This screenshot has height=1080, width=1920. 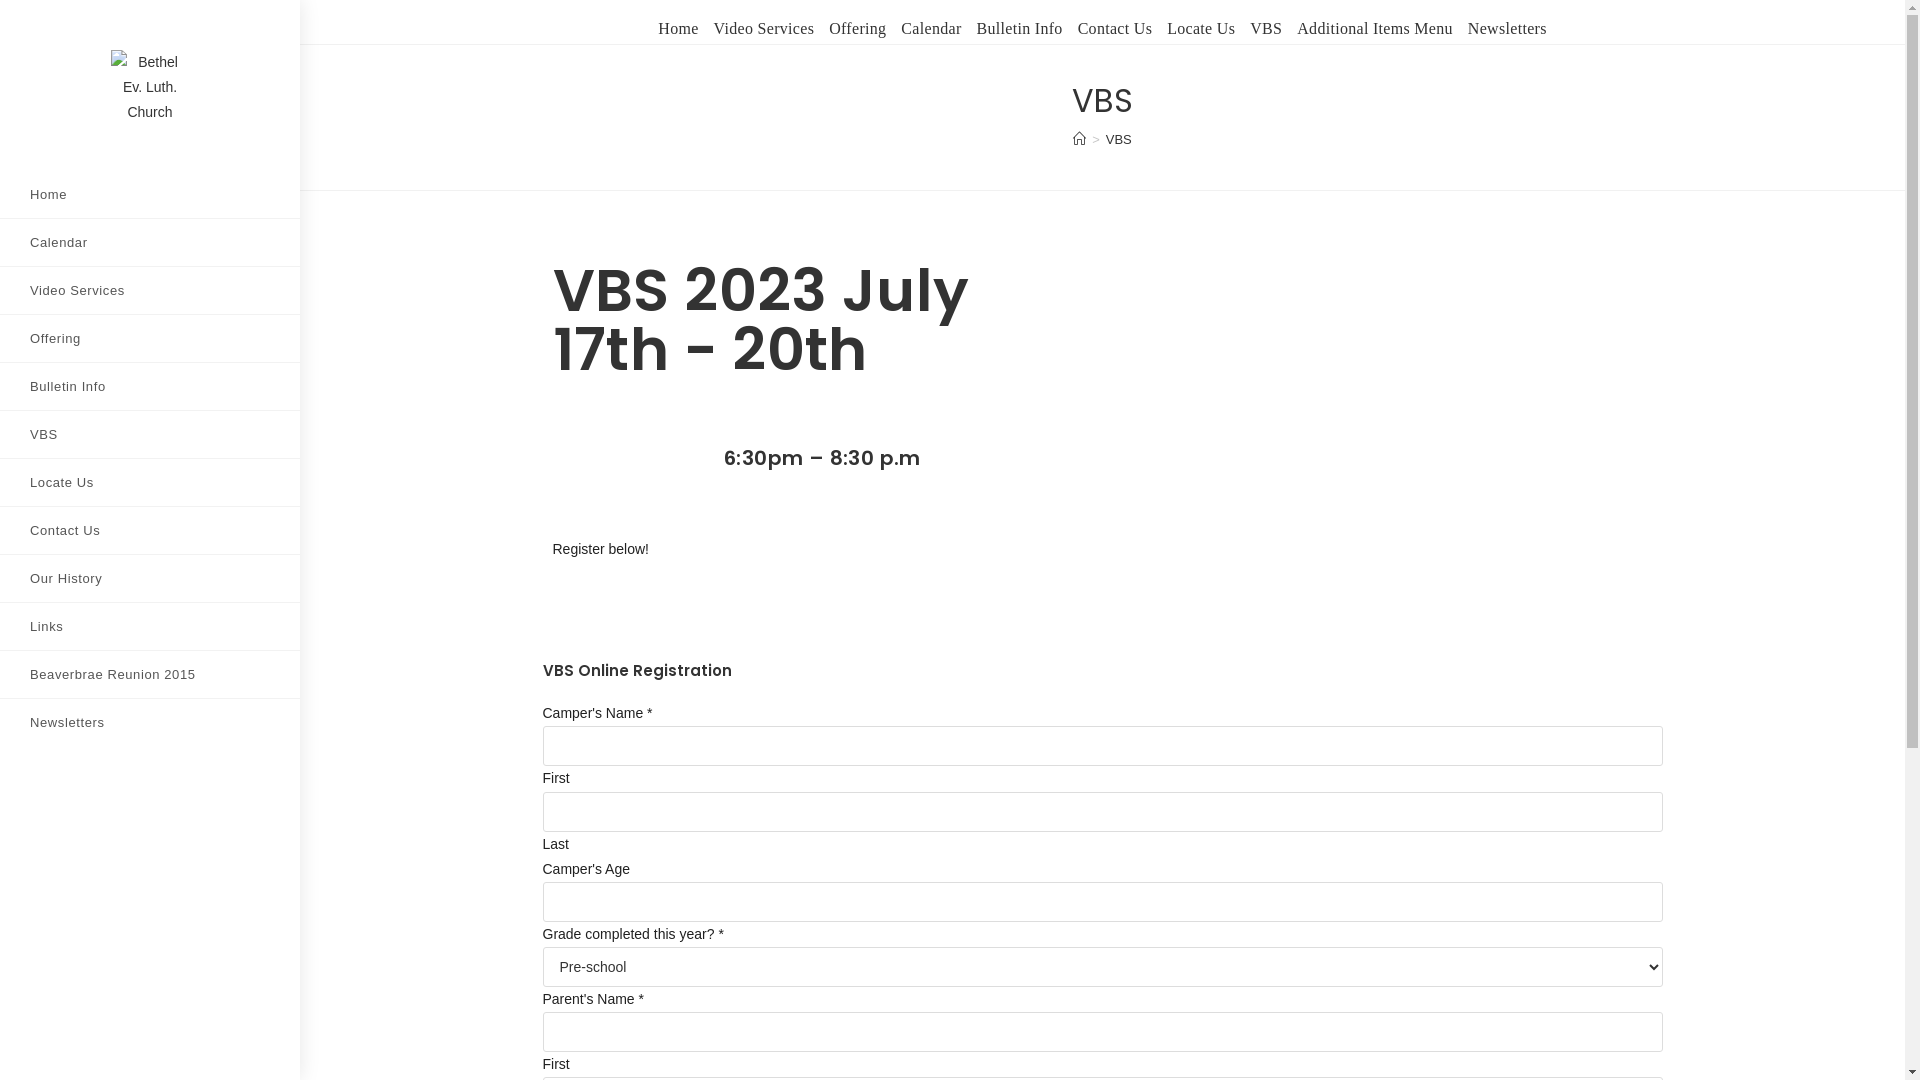 What do you see at coordinates (148, 674) in the screenshot?
I see `'Beaverbrae Reunion 2015'` at bounding box center [148, 674].